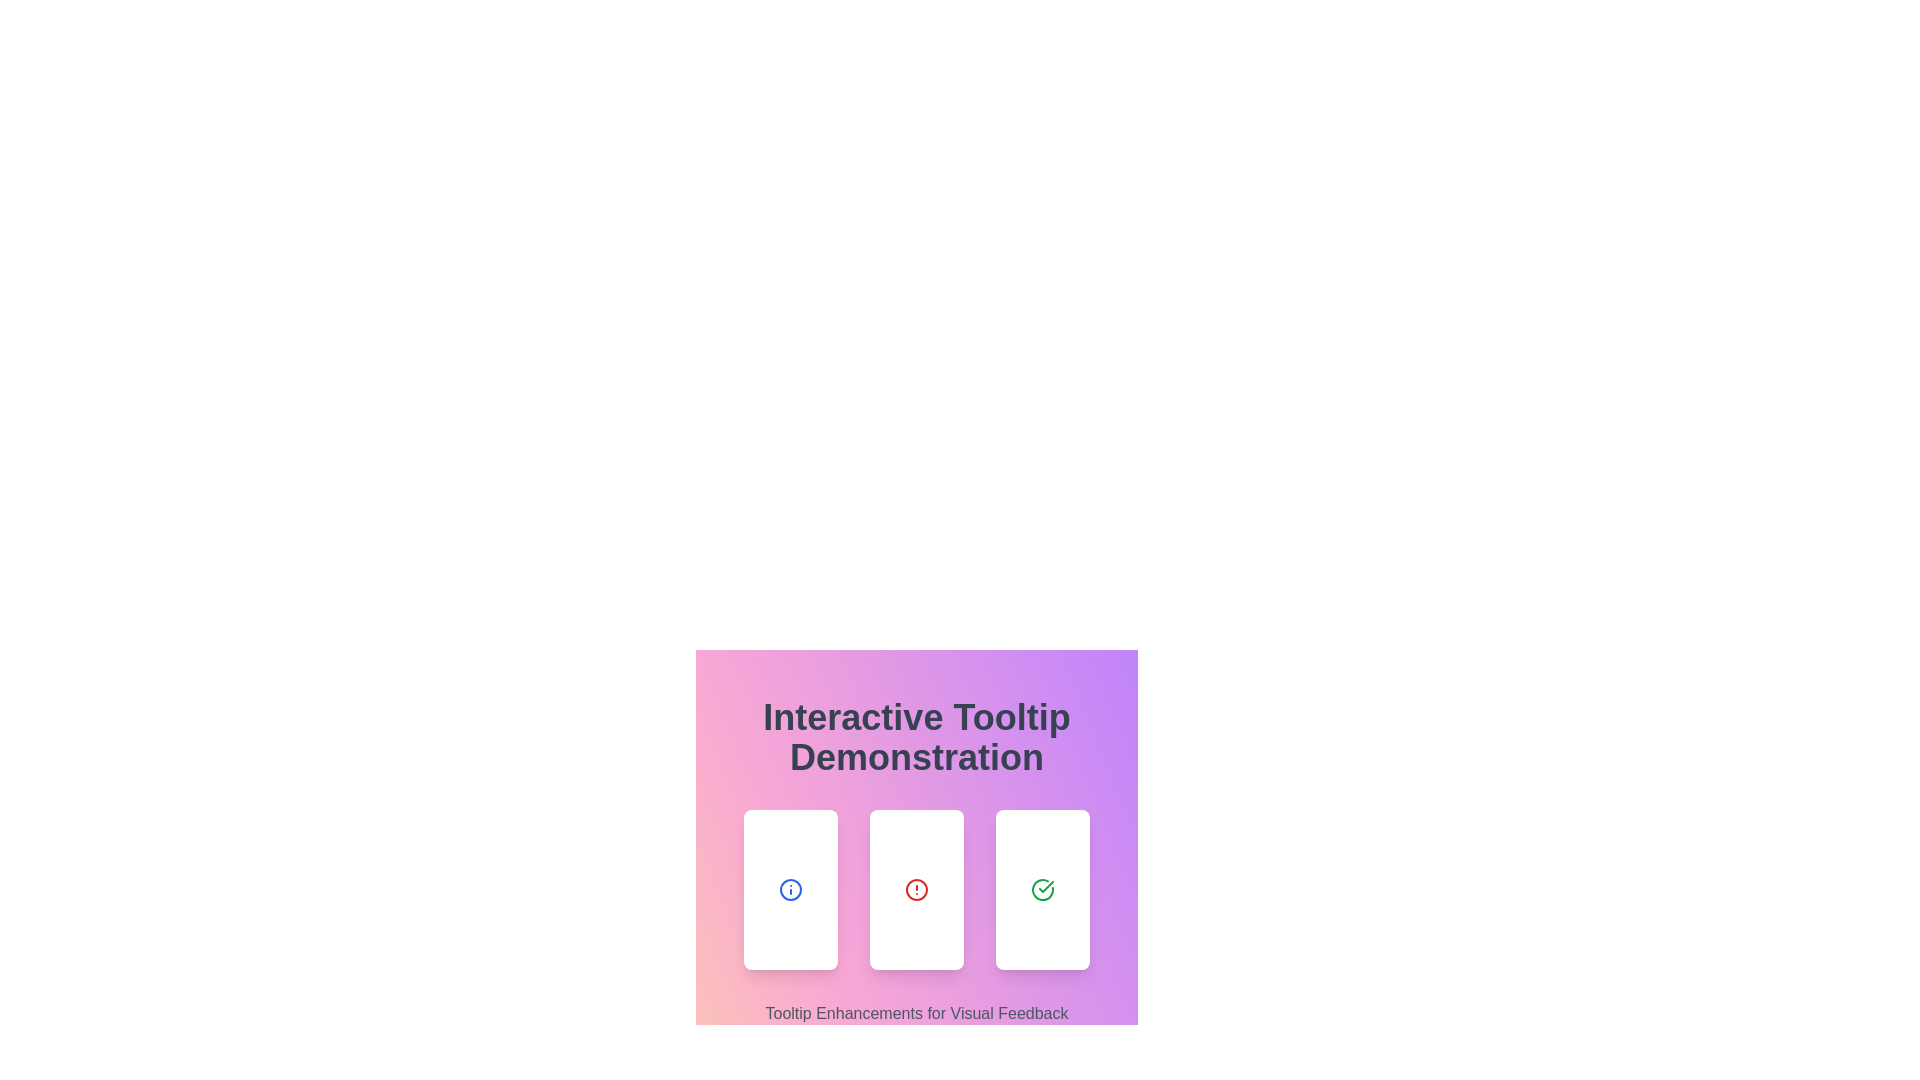 This screenshot has width=1920, height=1080. What do you see at coordinates (790, 889) in the screenshot?
I see `the Informational Icon located in the middle of the leftmost tile under 'Interactive Tooltip Demonstration'` at bounding box center [790, 889].